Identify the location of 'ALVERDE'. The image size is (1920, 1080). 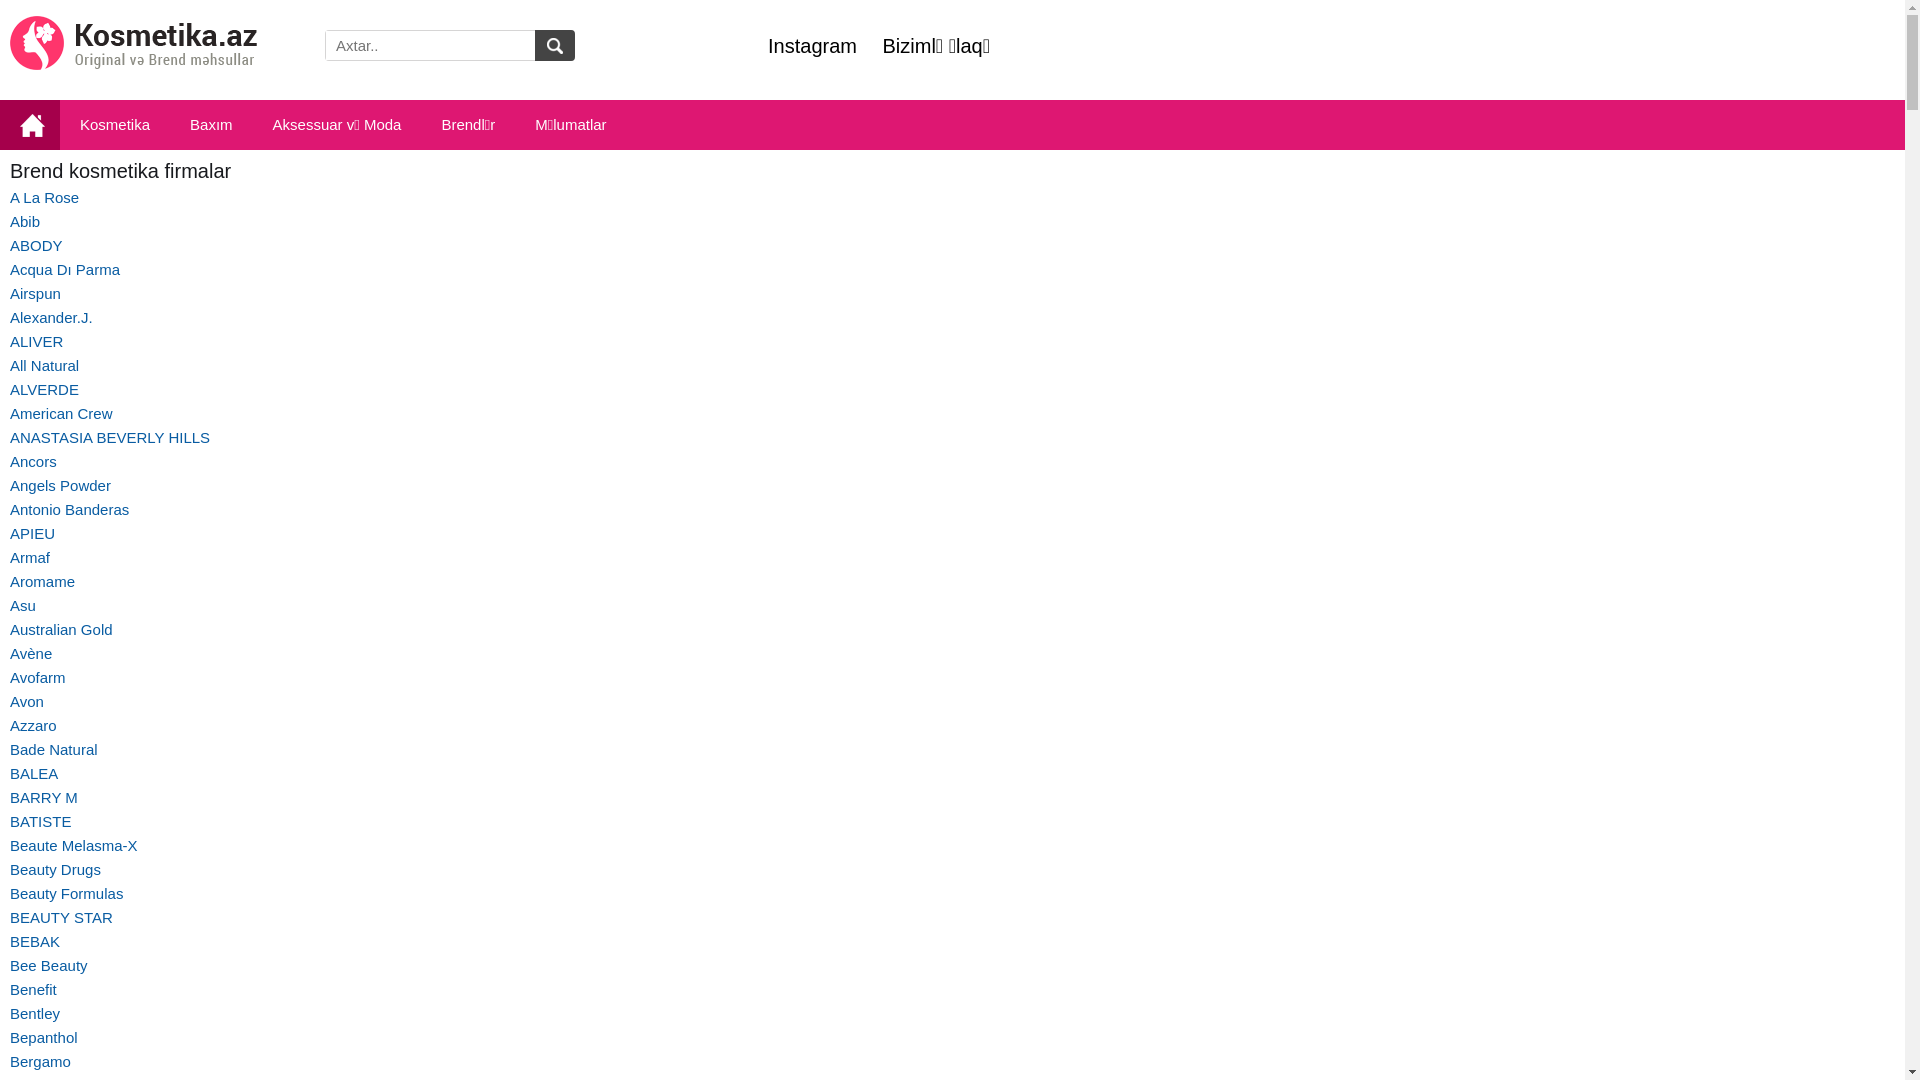
(44, 389).